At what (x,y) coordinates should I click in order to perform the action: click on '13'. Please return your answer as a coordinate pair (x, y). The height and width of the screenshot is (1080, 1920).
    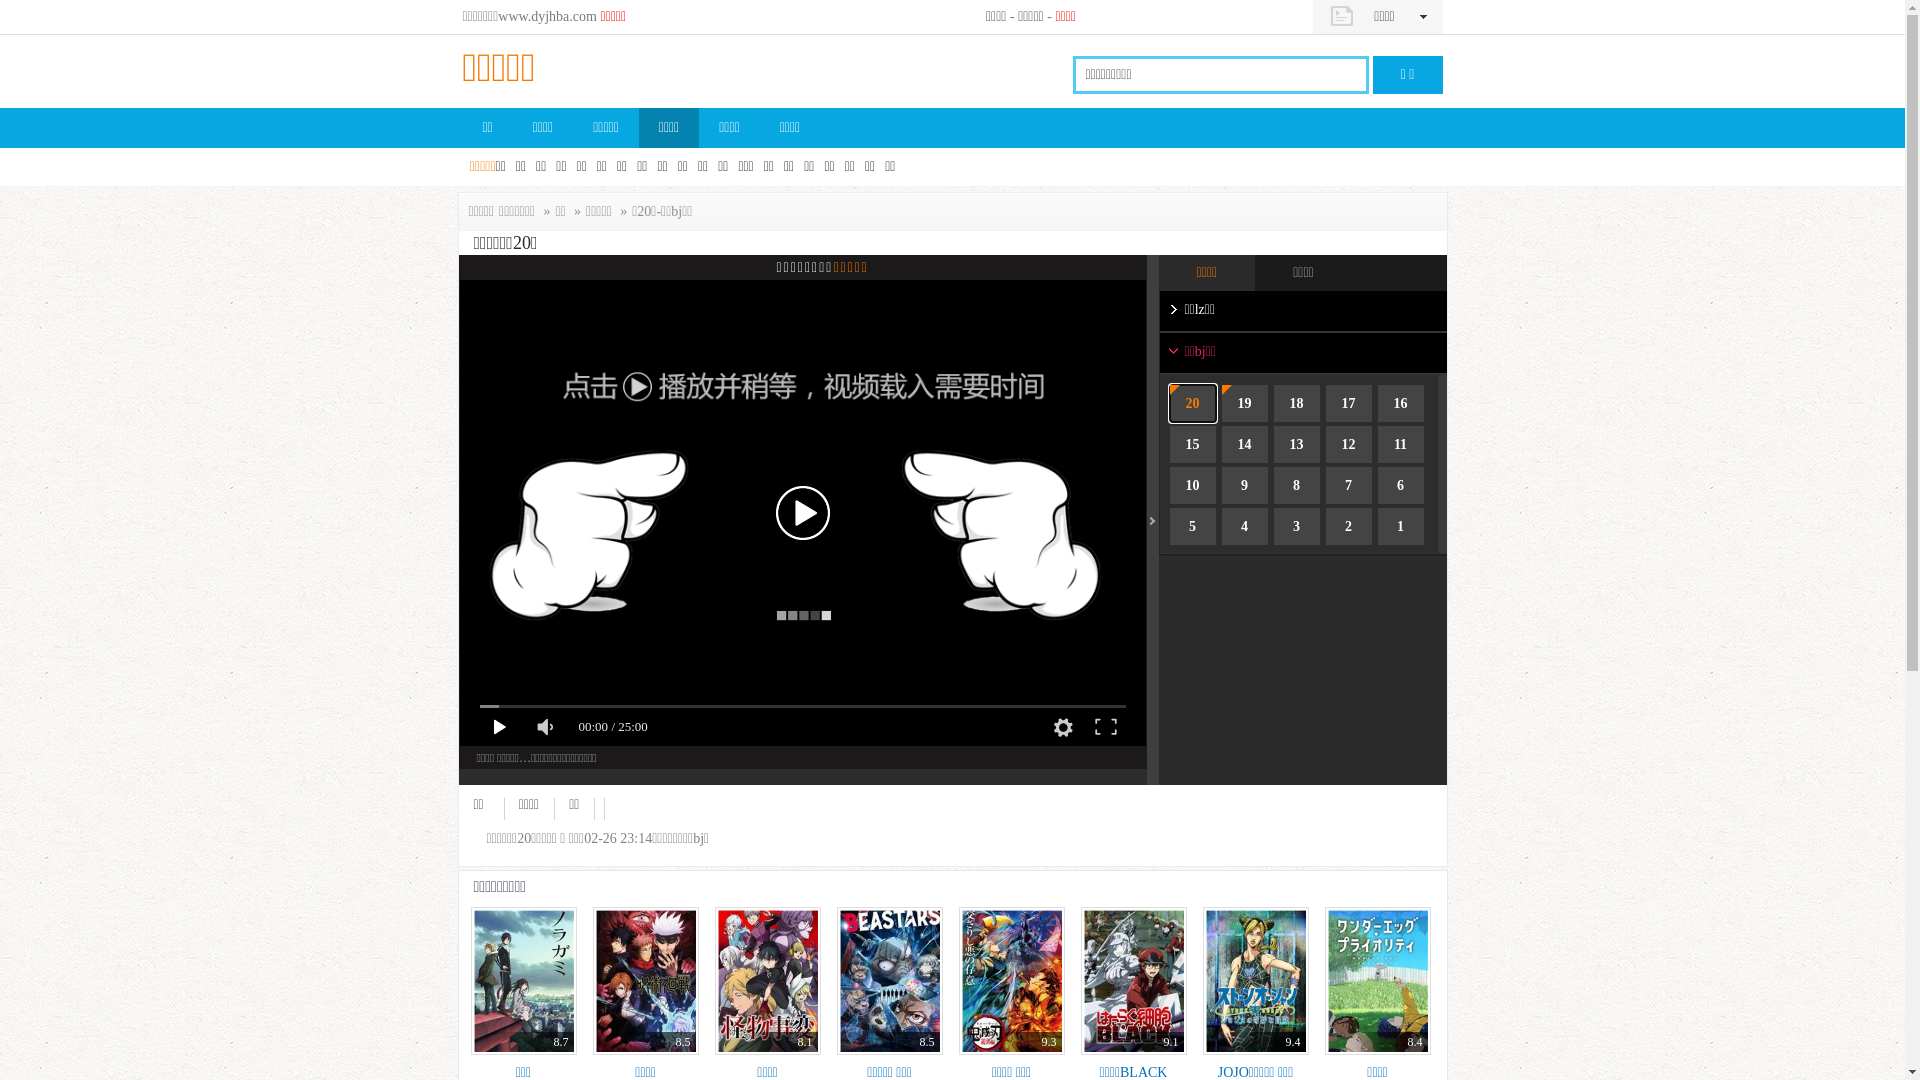
    Looking at the image, I should click on (1296, 443).